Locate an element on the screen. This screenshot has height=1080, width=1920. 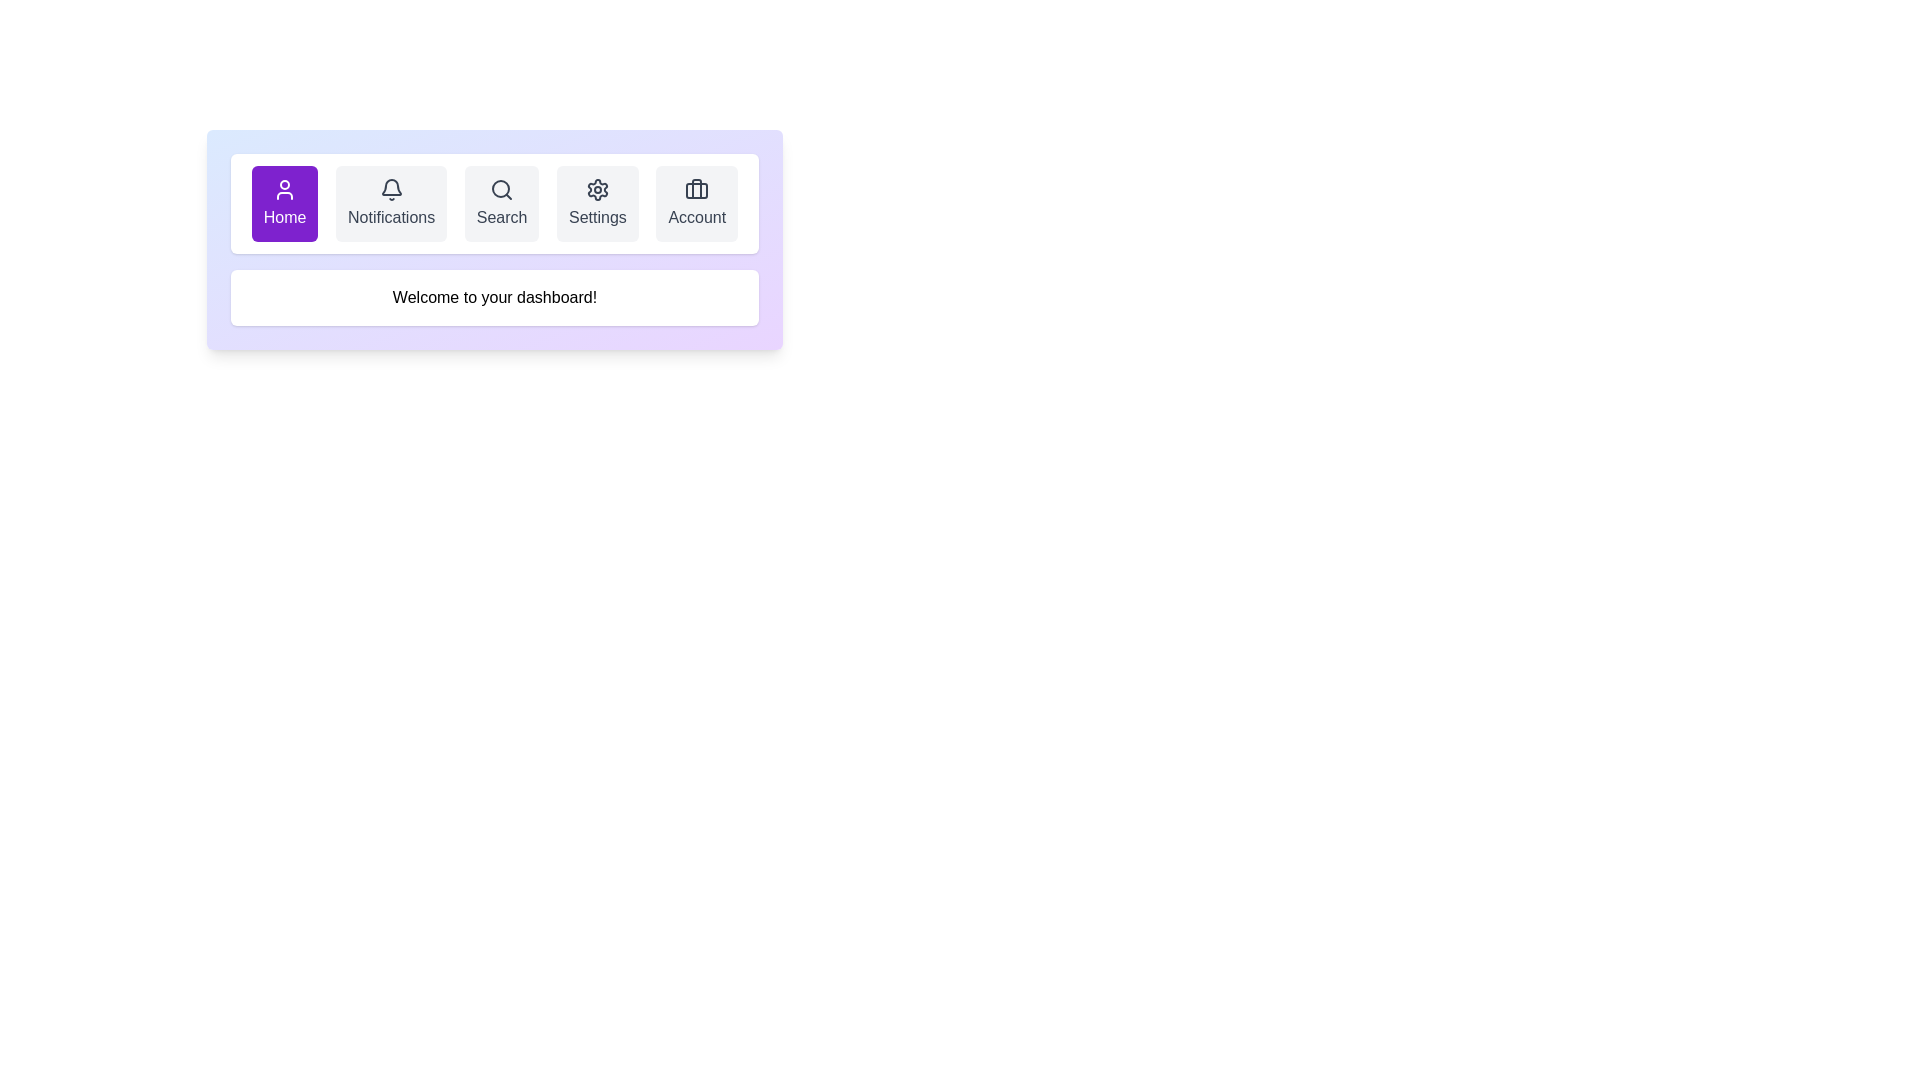
text of the 'Home' label displayed in white on a purple background, located at the bottom of the first navigation button in the menu bar is located at coordinates (284, 218).